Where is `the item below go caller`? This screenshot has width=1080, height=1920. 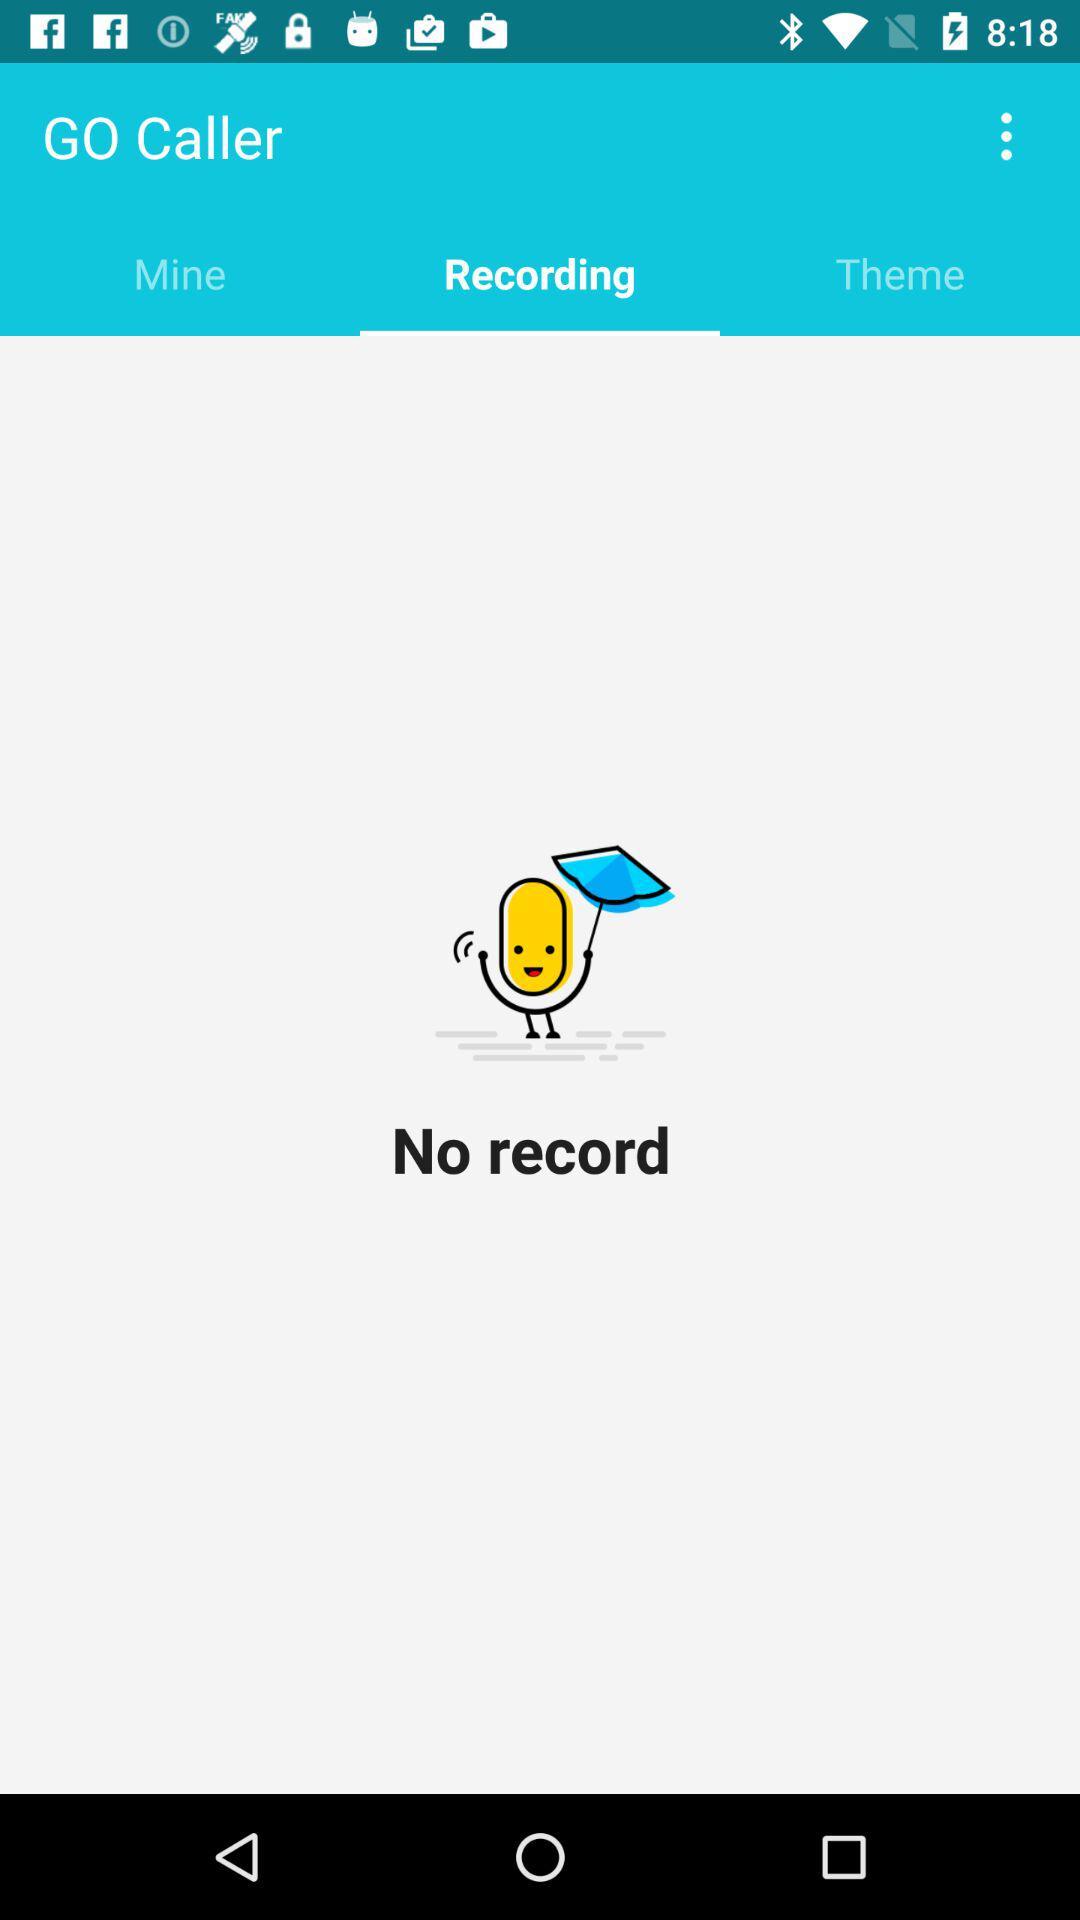 the item below go caller is located at coordinates (180, 272).